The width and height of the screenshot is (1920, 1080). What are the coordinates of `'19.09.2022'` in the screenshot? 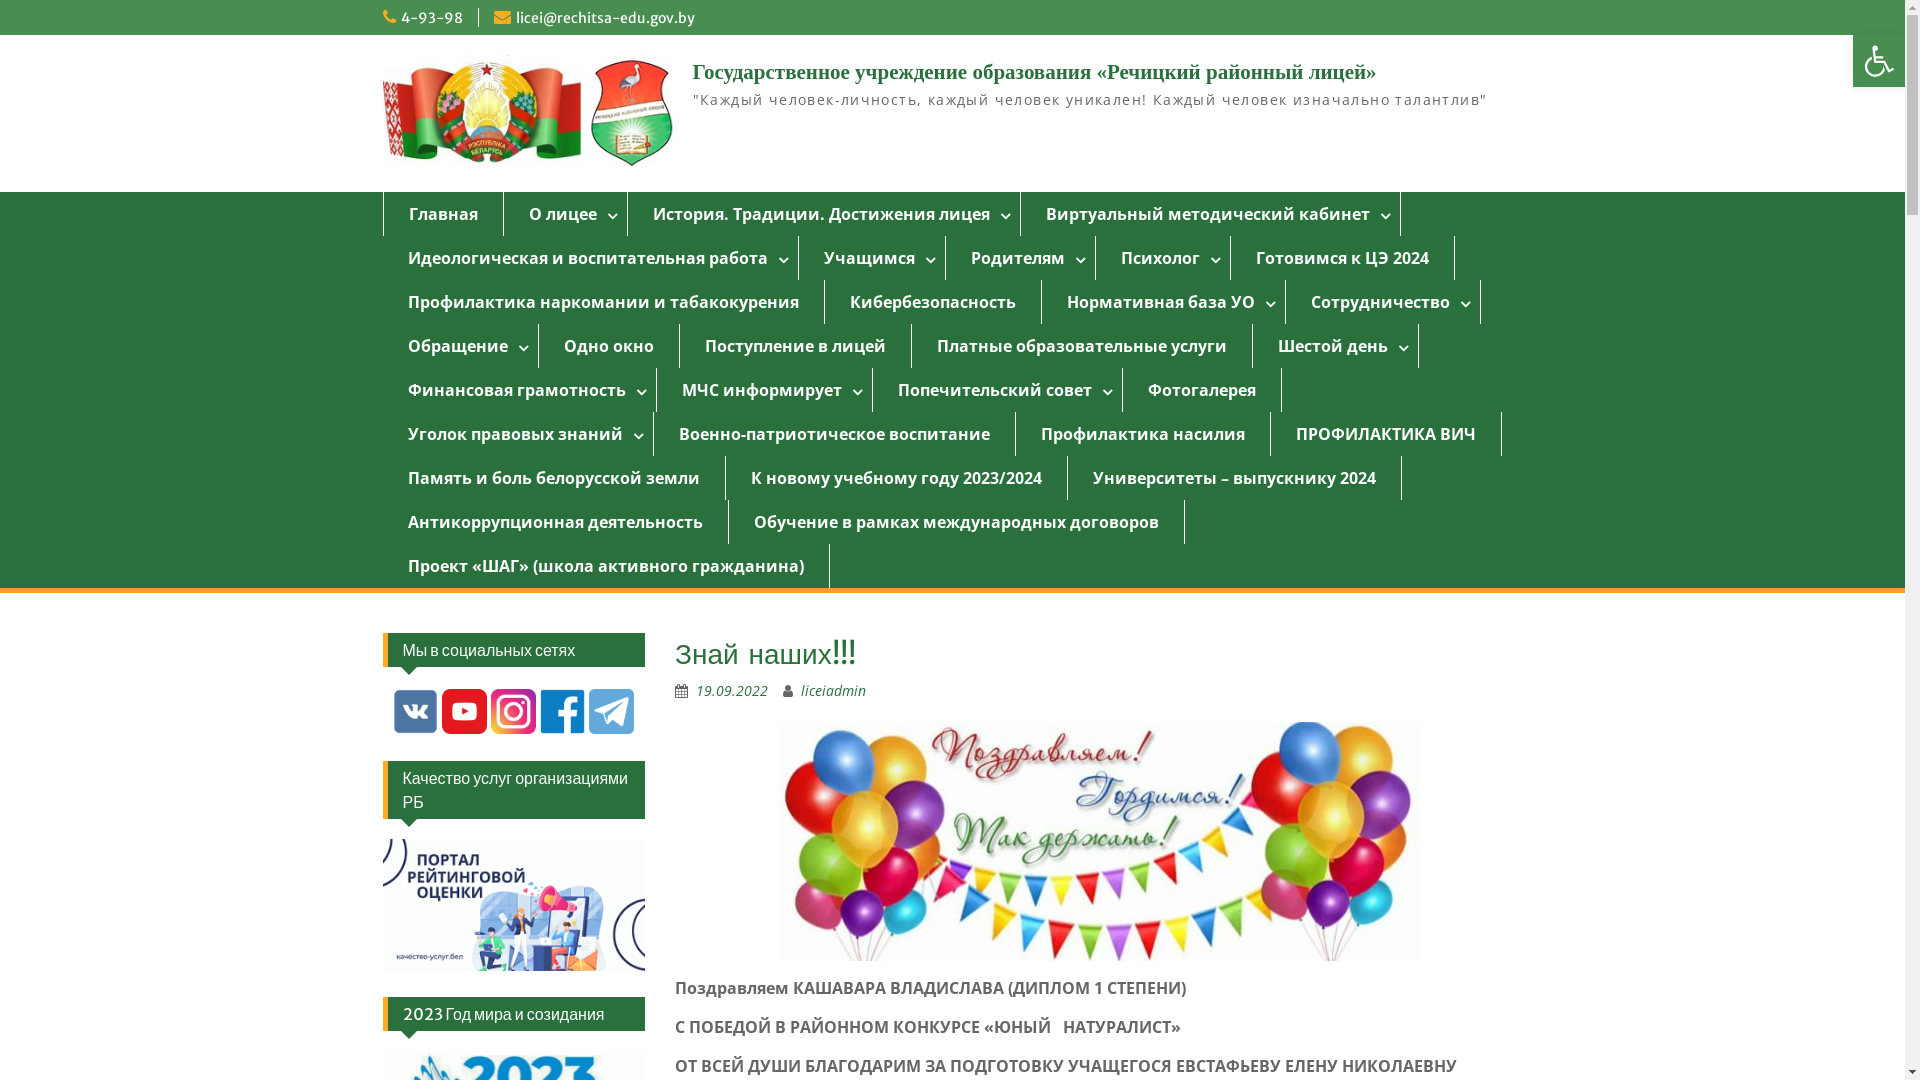 It's located at (730, 689).